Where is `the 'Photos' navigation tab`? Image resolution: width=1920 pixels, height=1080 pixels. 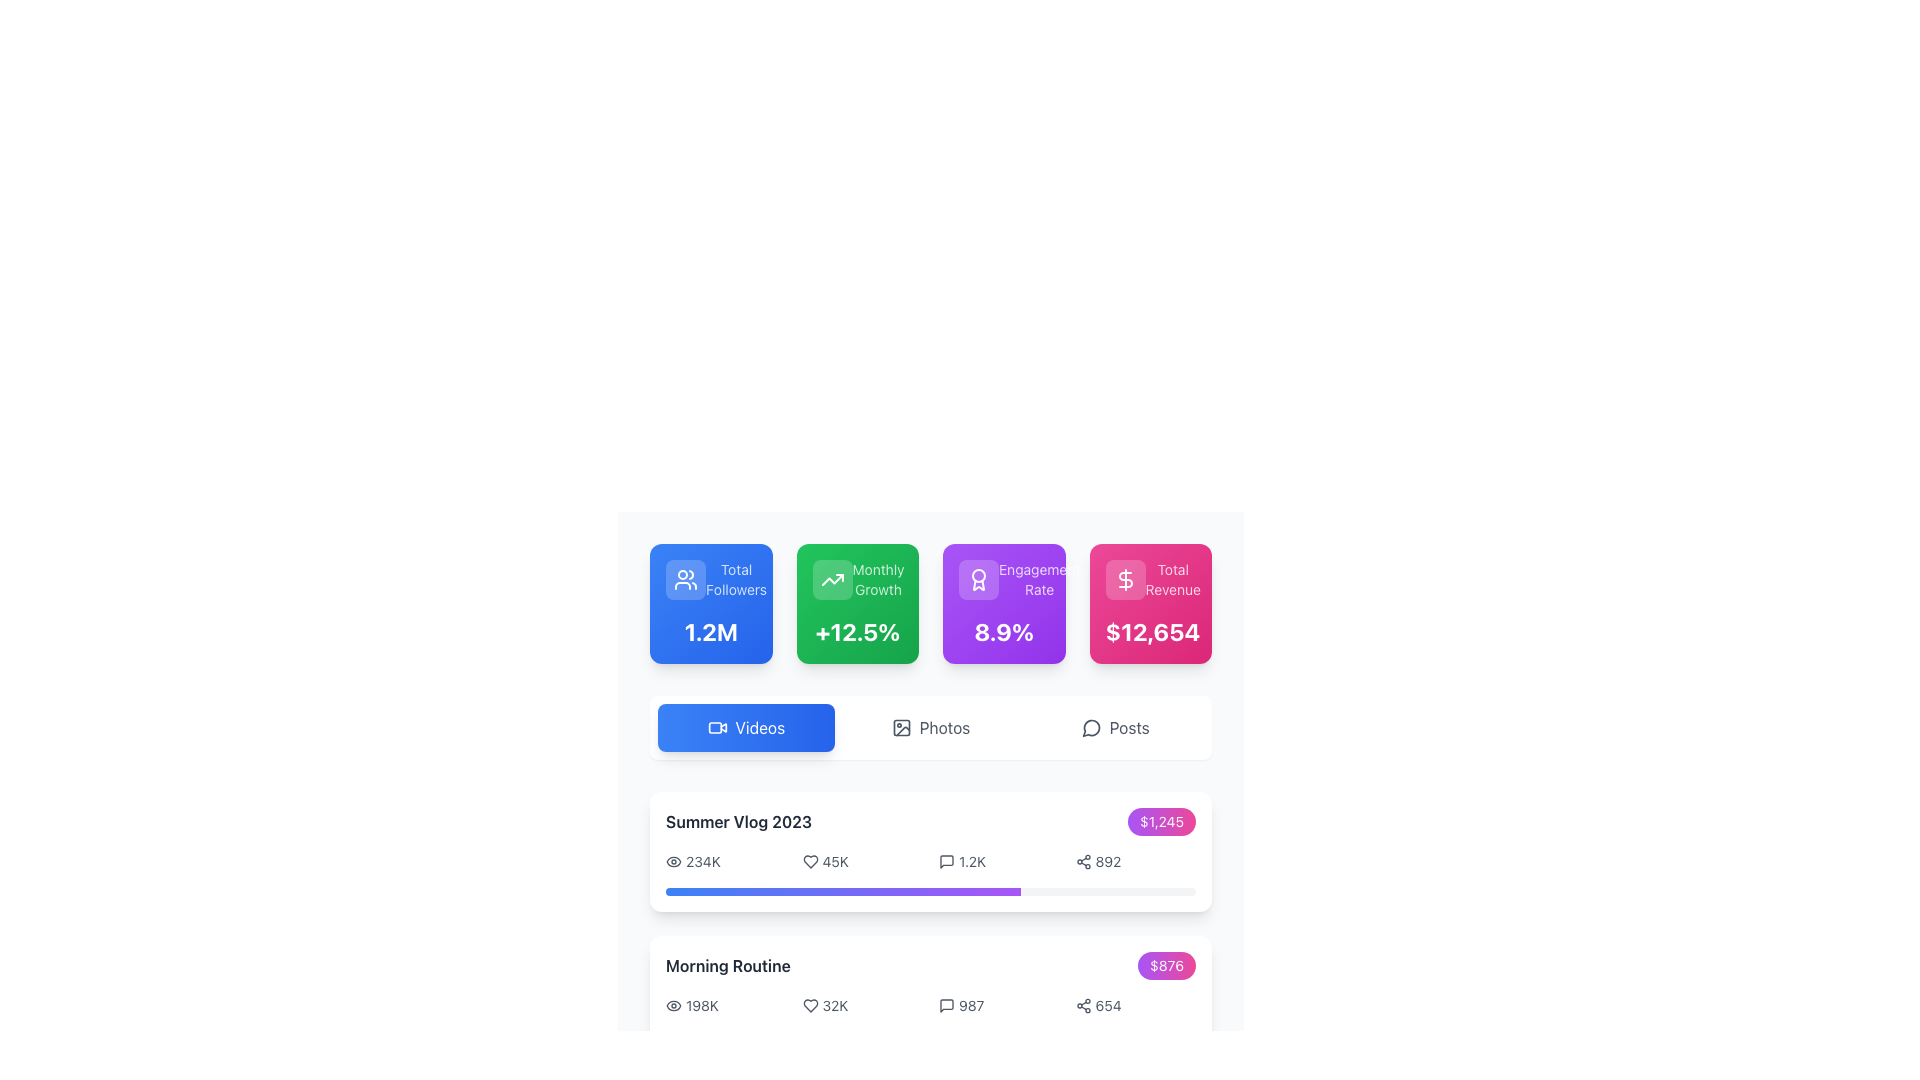
the 'Photos' navigation tab is located at coordinates (944, 728).